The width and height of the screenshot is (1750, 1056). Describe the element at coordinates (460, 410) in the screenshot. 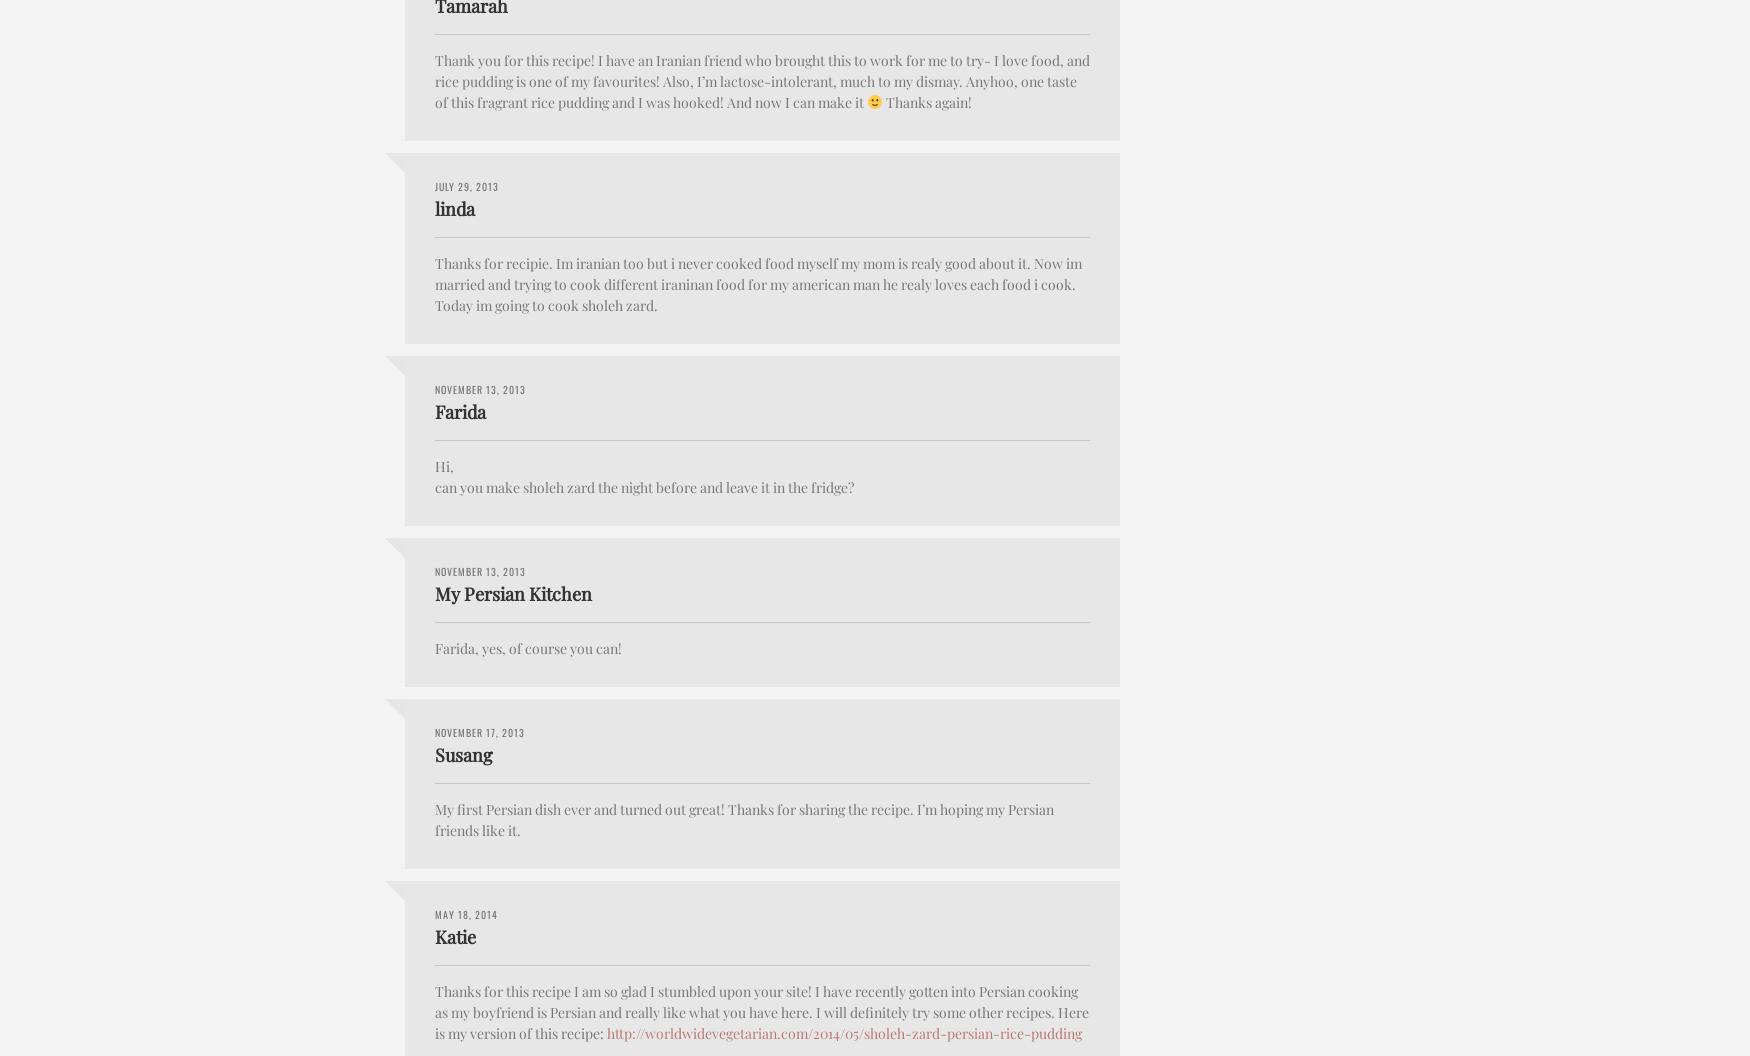

I see `'Farida'` at that location.